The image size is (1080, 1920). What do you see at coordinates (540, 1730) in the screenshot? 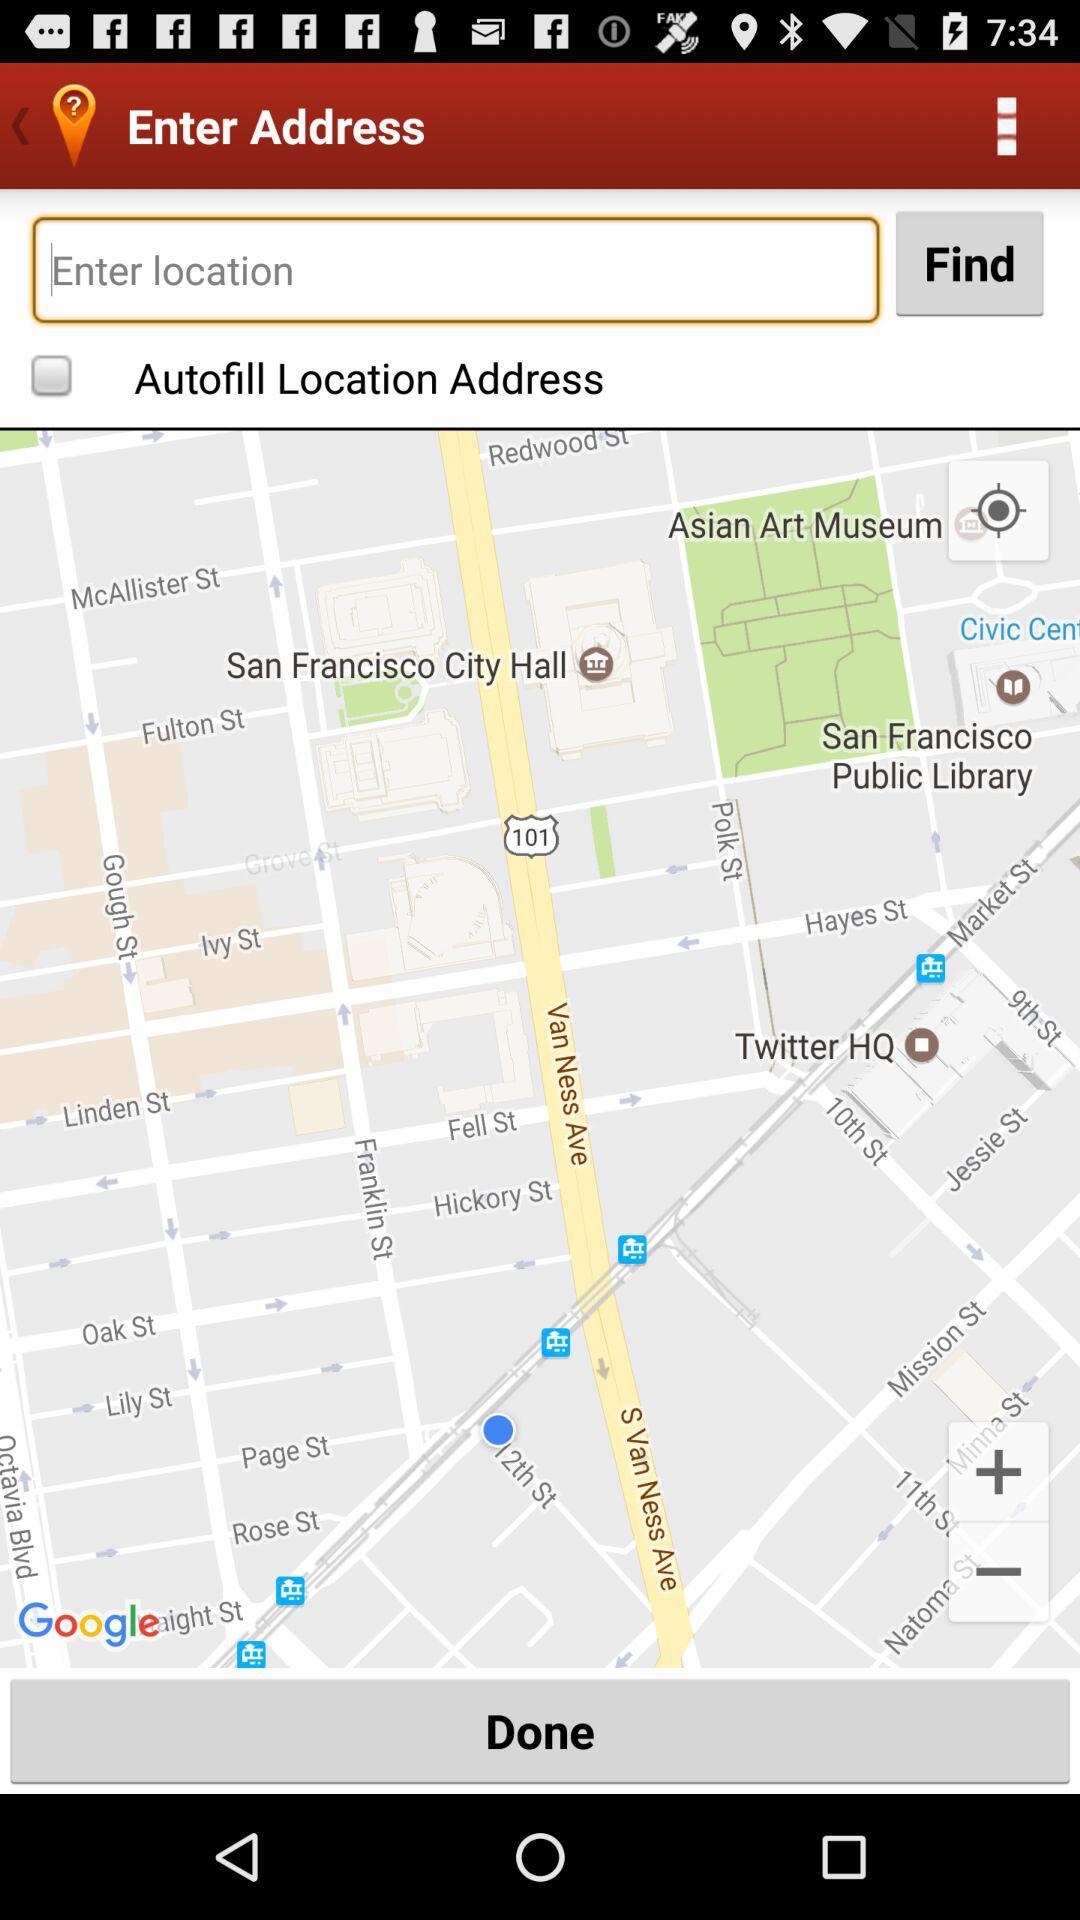
I see `done at the bottom` at bounding box center [540, 1730].